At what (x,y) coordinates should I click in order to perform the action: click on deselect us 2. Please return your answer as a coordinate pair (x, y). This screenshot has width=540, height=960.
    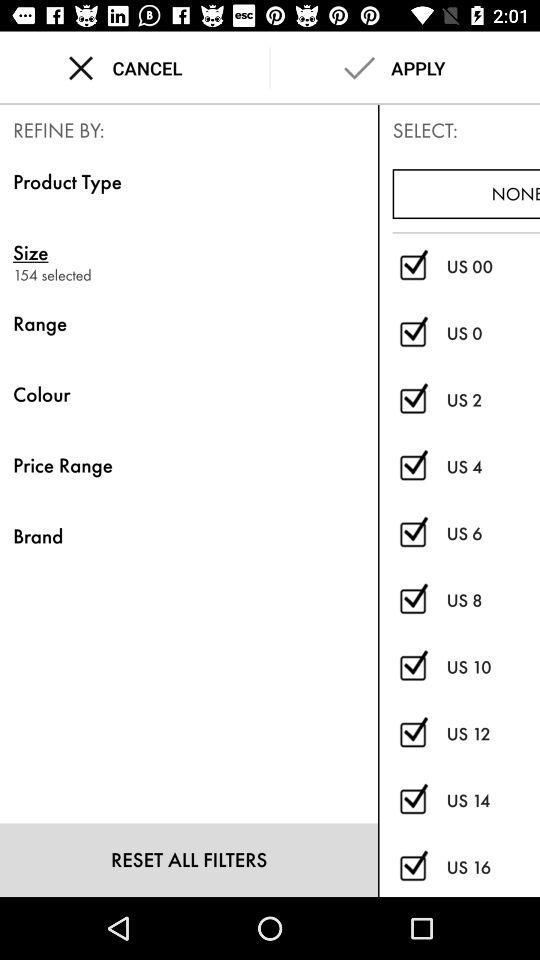
    Looking at the image, I should click on (412, 399).